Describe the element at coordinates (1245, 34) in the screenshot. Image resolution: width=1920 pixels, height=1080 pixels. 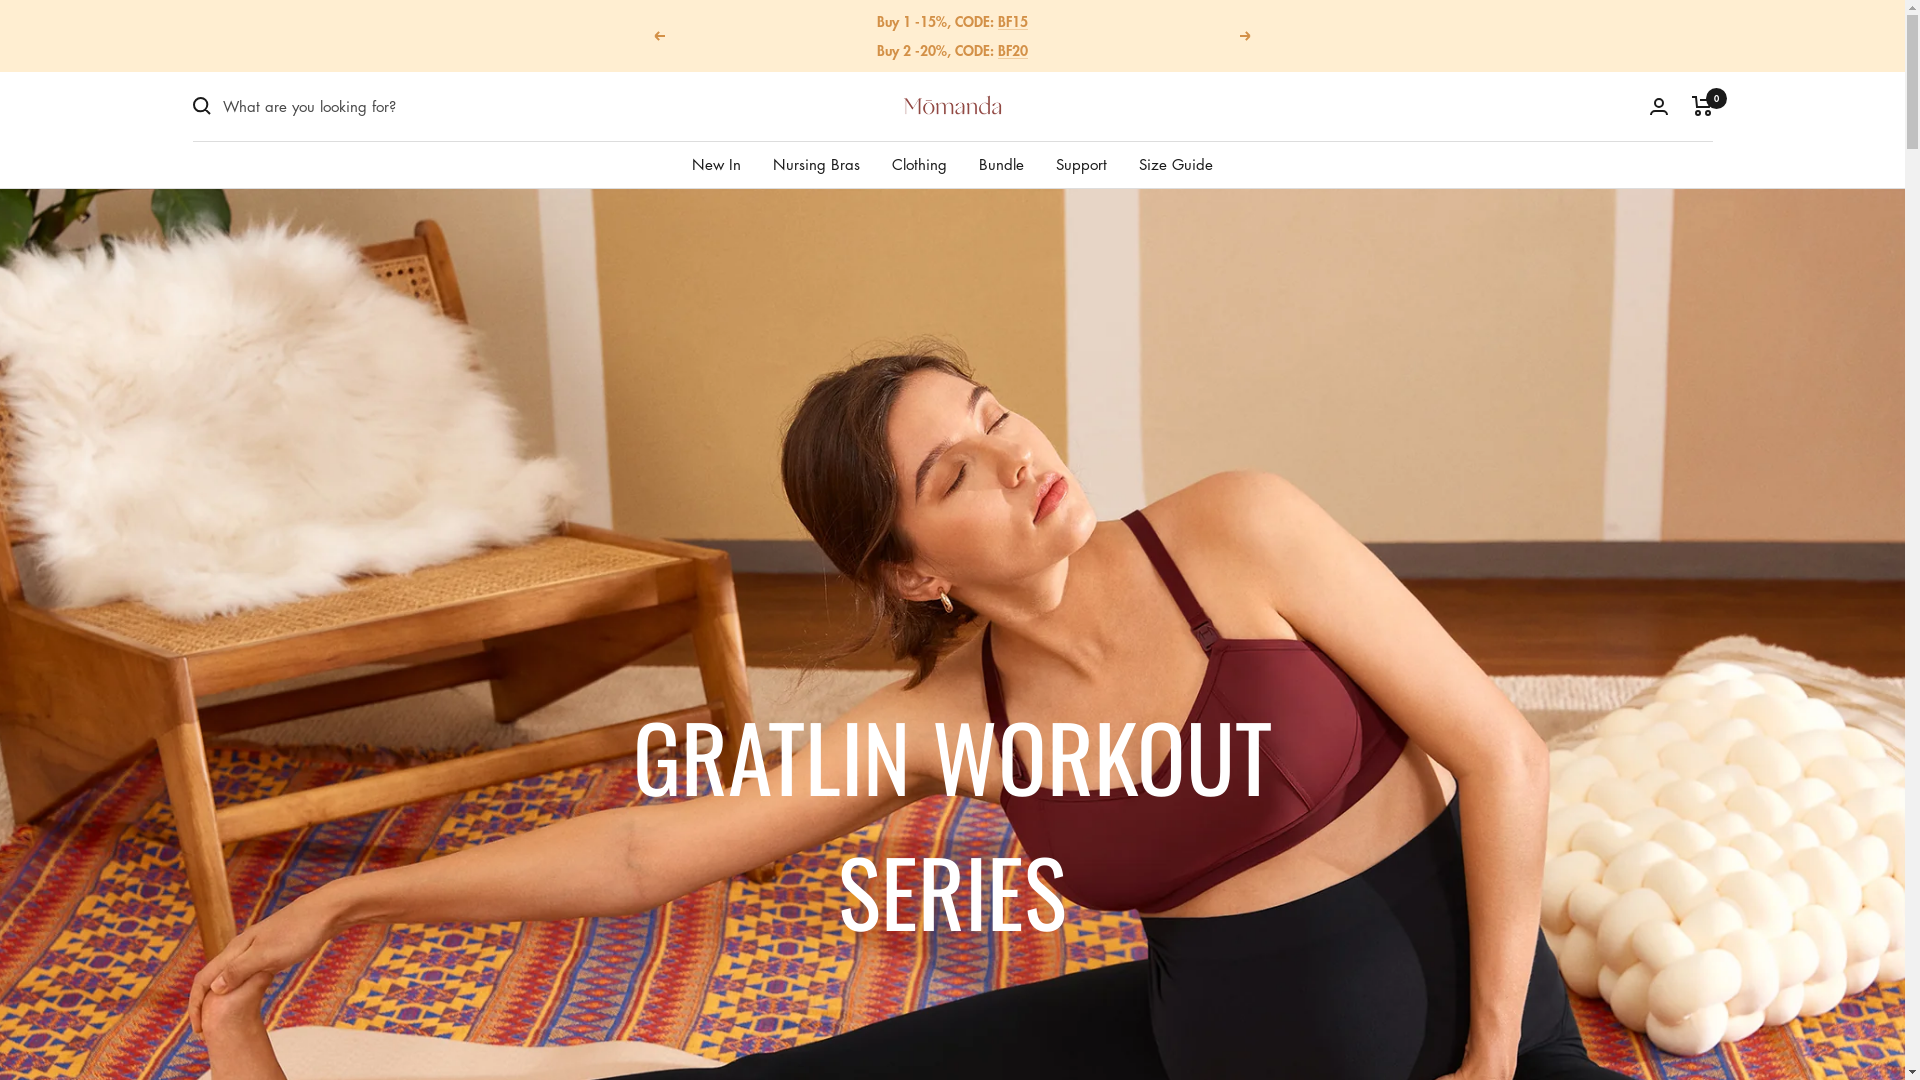
I see `'Next'` at that location.